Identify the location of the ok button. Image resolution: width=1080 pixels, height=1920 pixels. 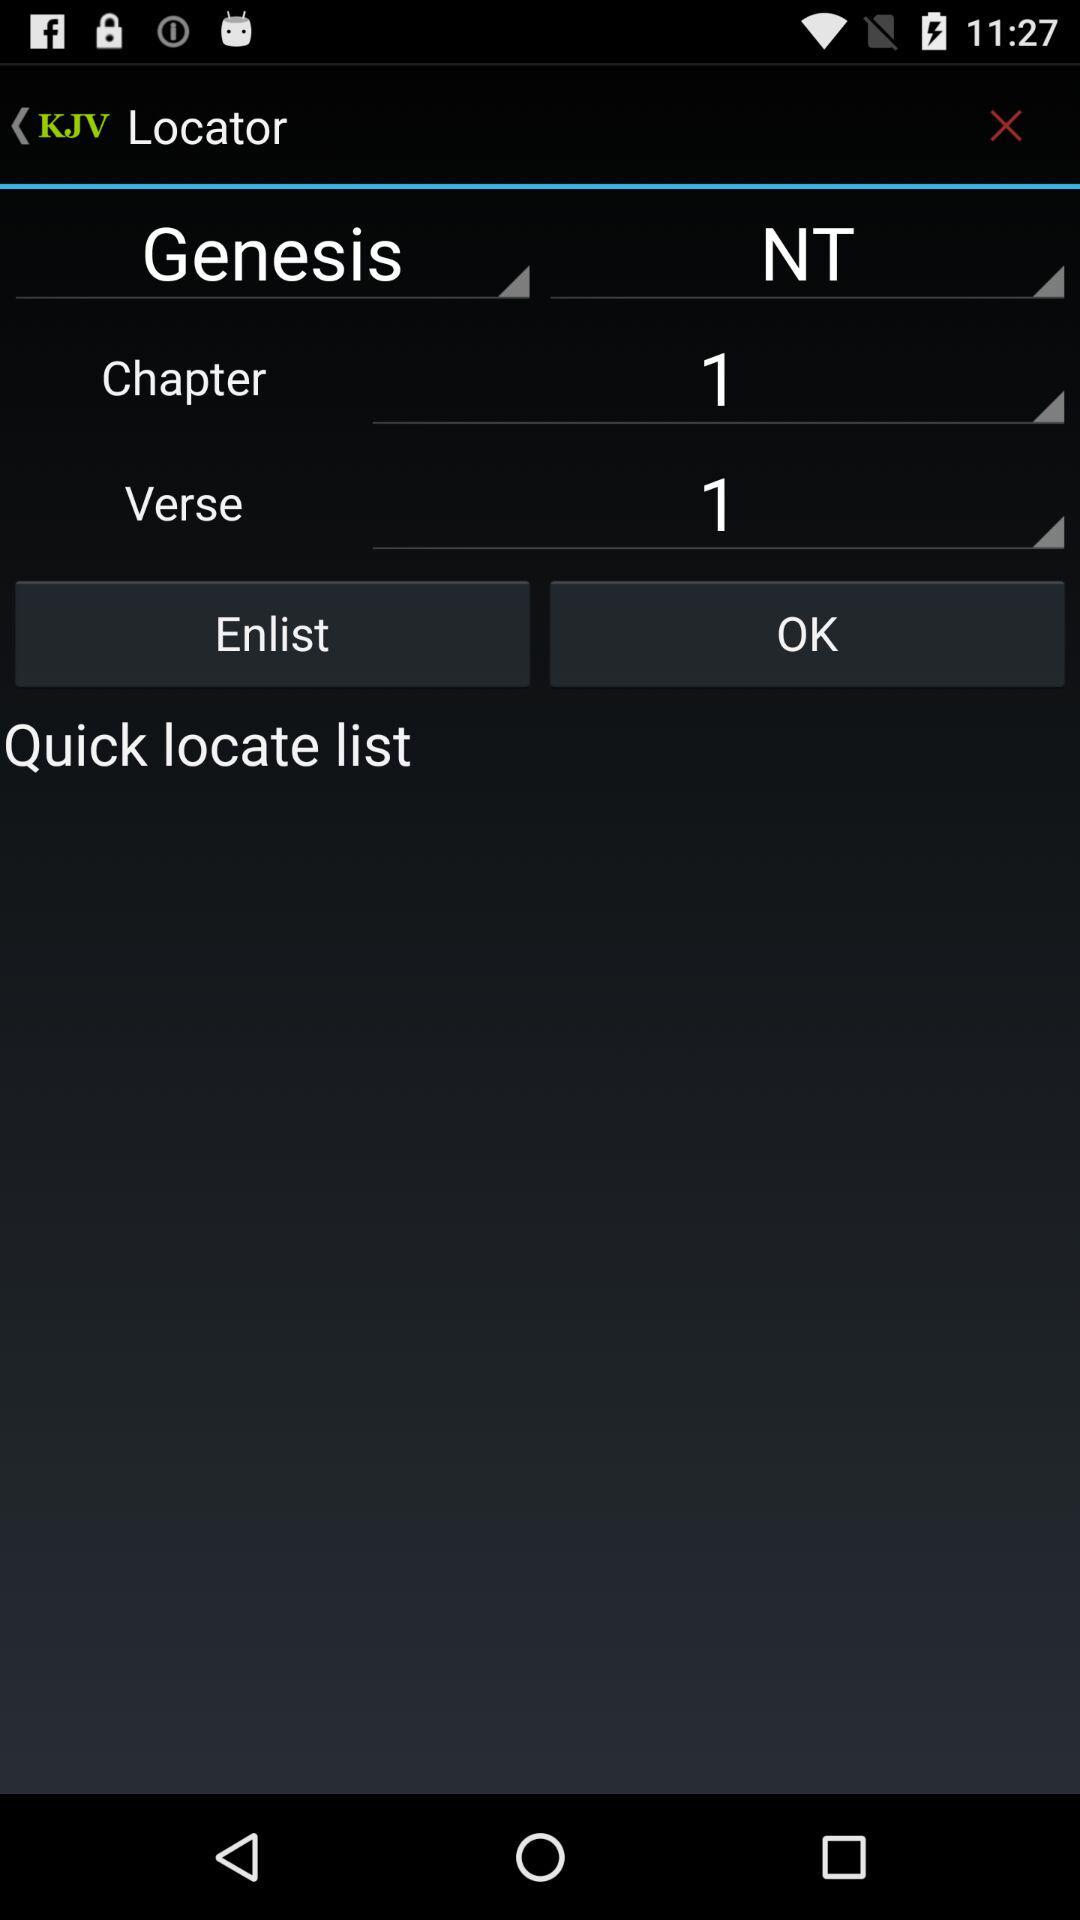
(806, 632).